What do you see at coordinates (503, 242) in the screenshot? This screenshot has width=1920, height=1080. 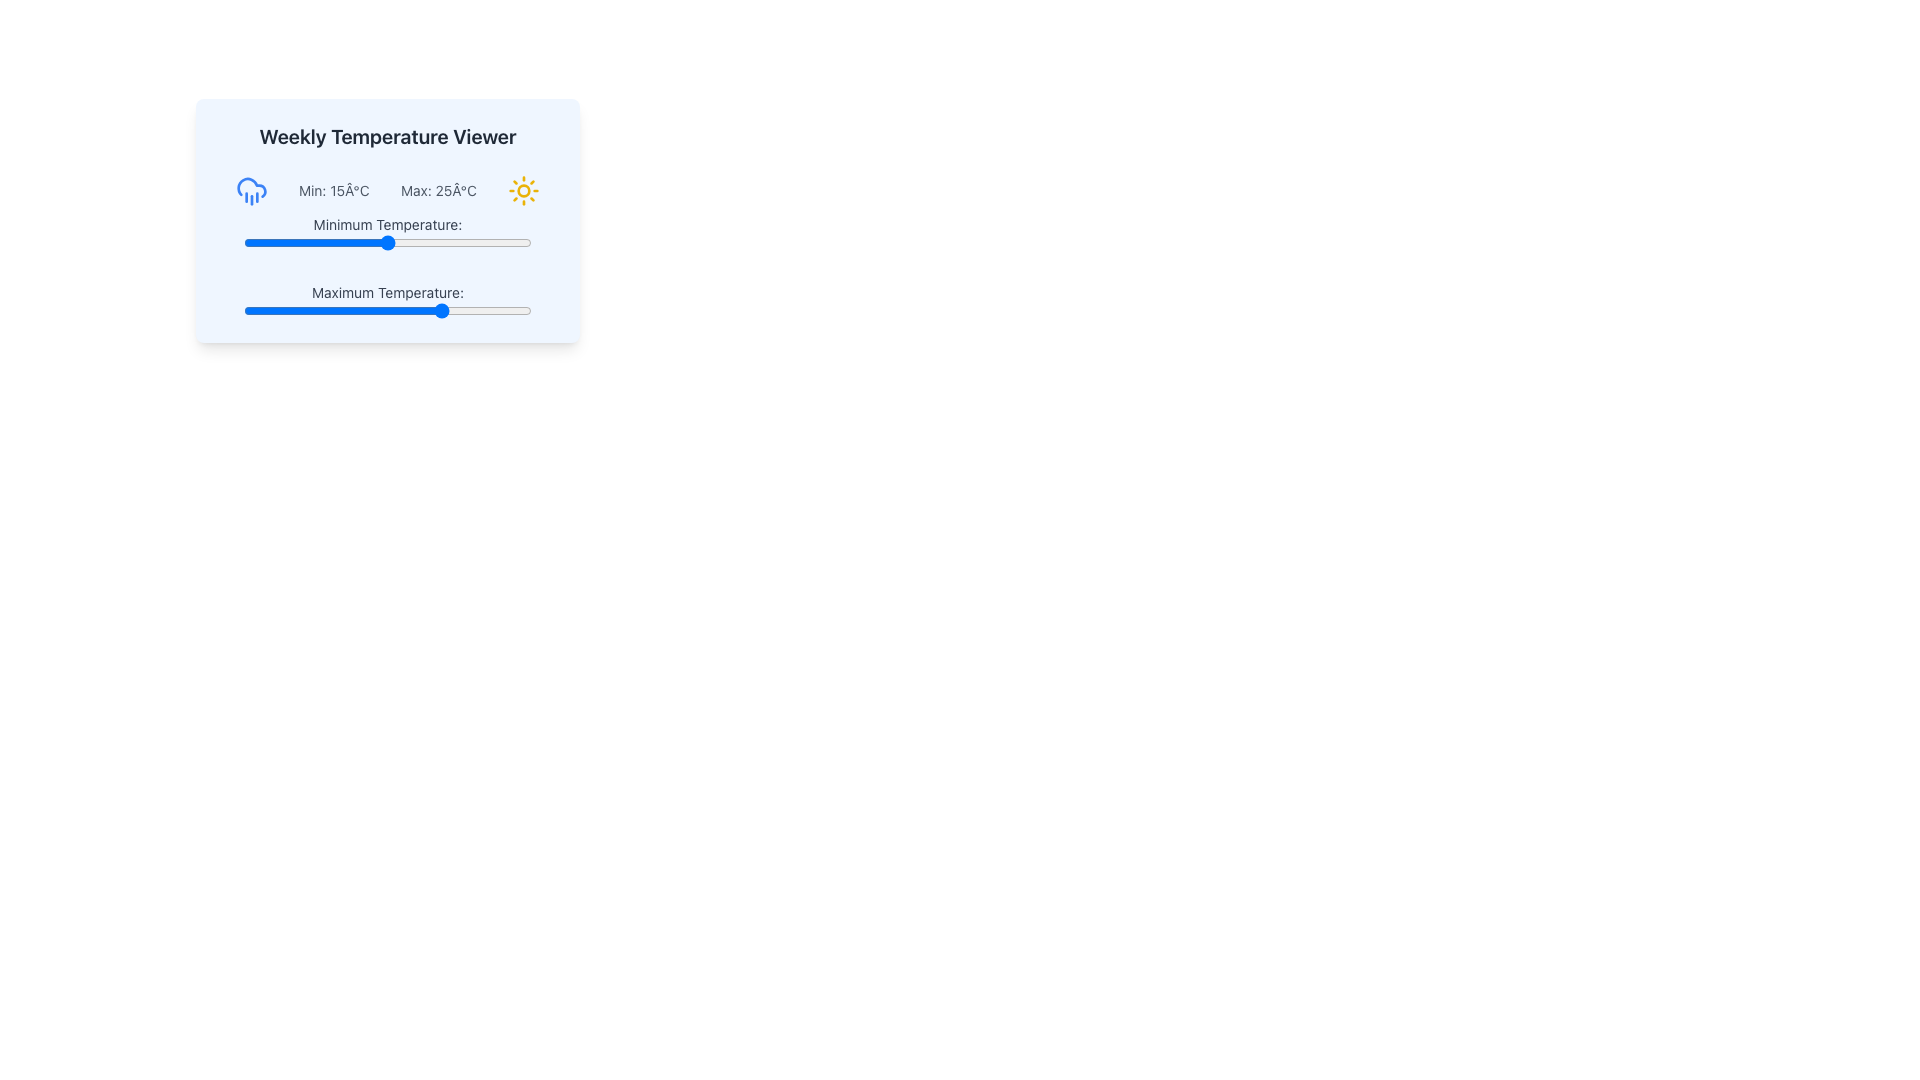 I see `the minimum temperature` at bounding box center [503, 242].